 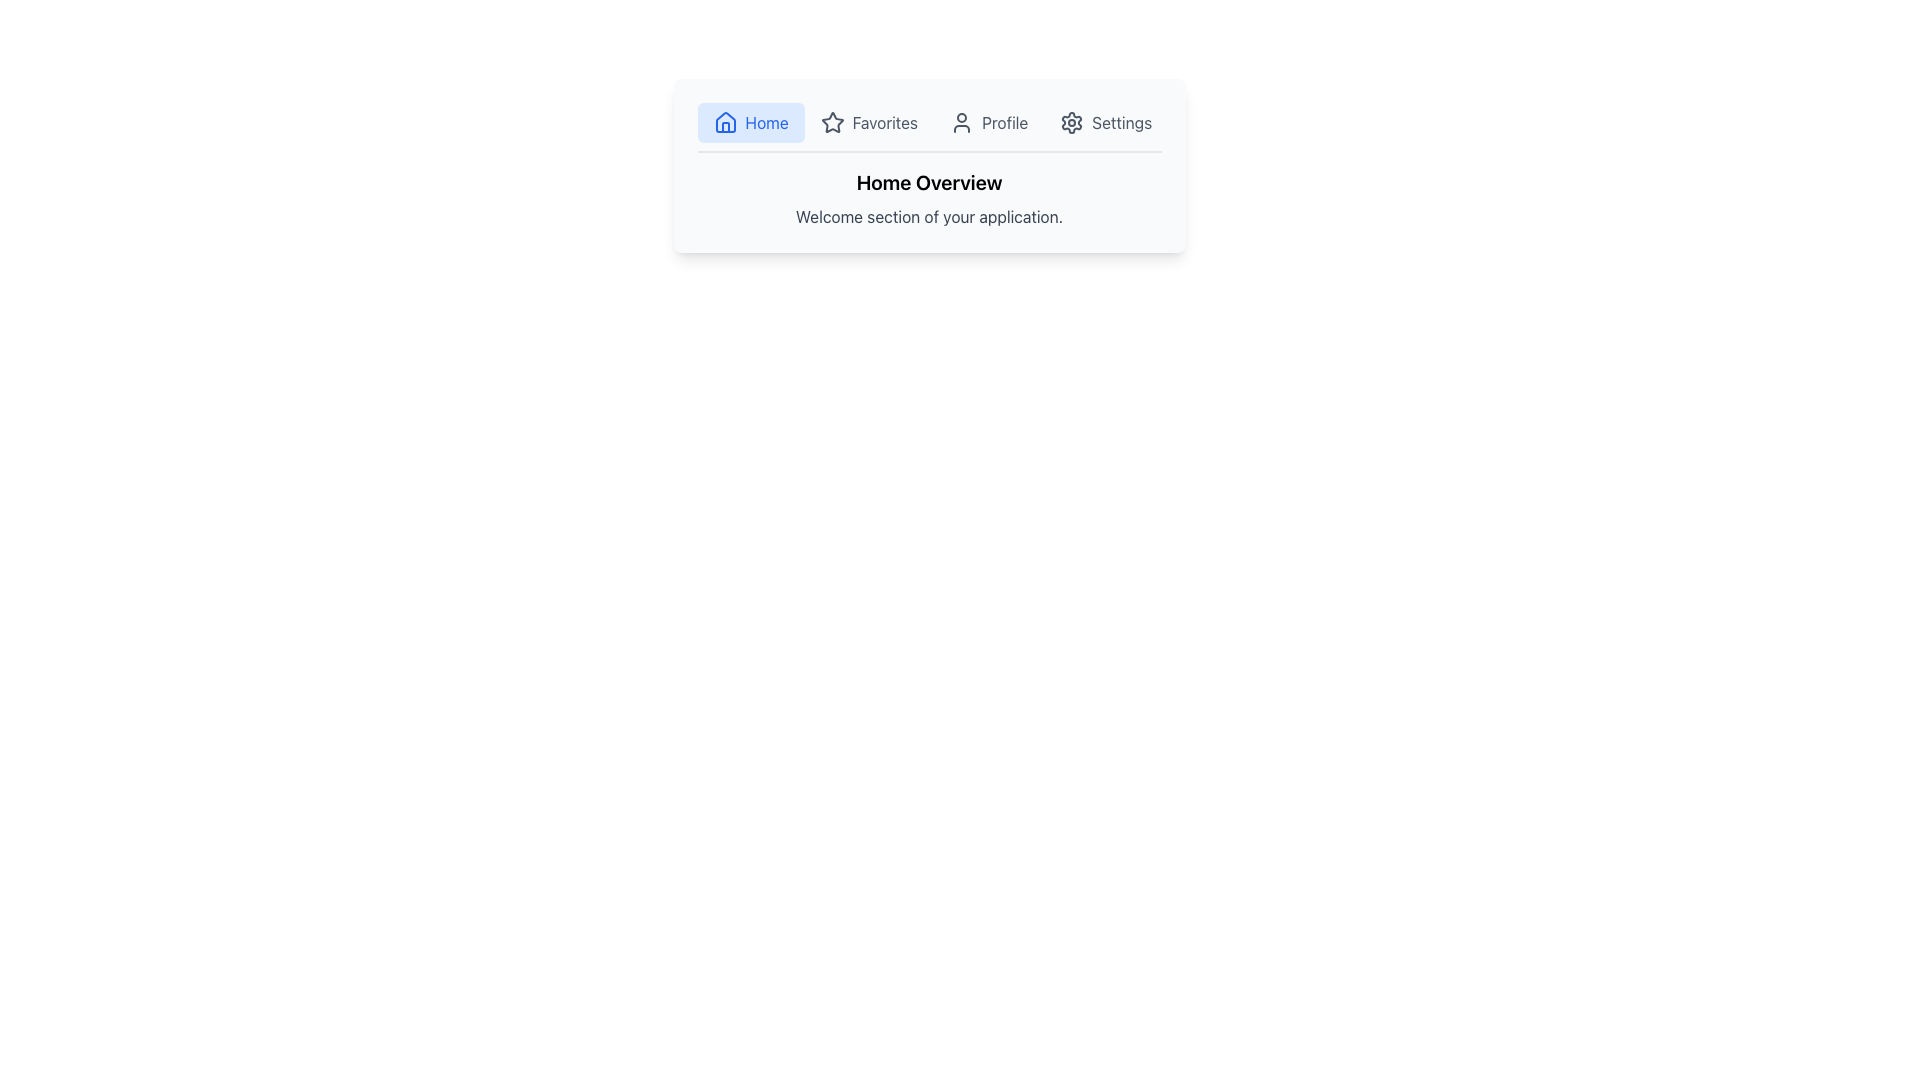 I want to click on the 'Home Overview' text label, which is prominently displayed in a large, bold font style and centered horizontally in the interface, so click(x=928, y=182).